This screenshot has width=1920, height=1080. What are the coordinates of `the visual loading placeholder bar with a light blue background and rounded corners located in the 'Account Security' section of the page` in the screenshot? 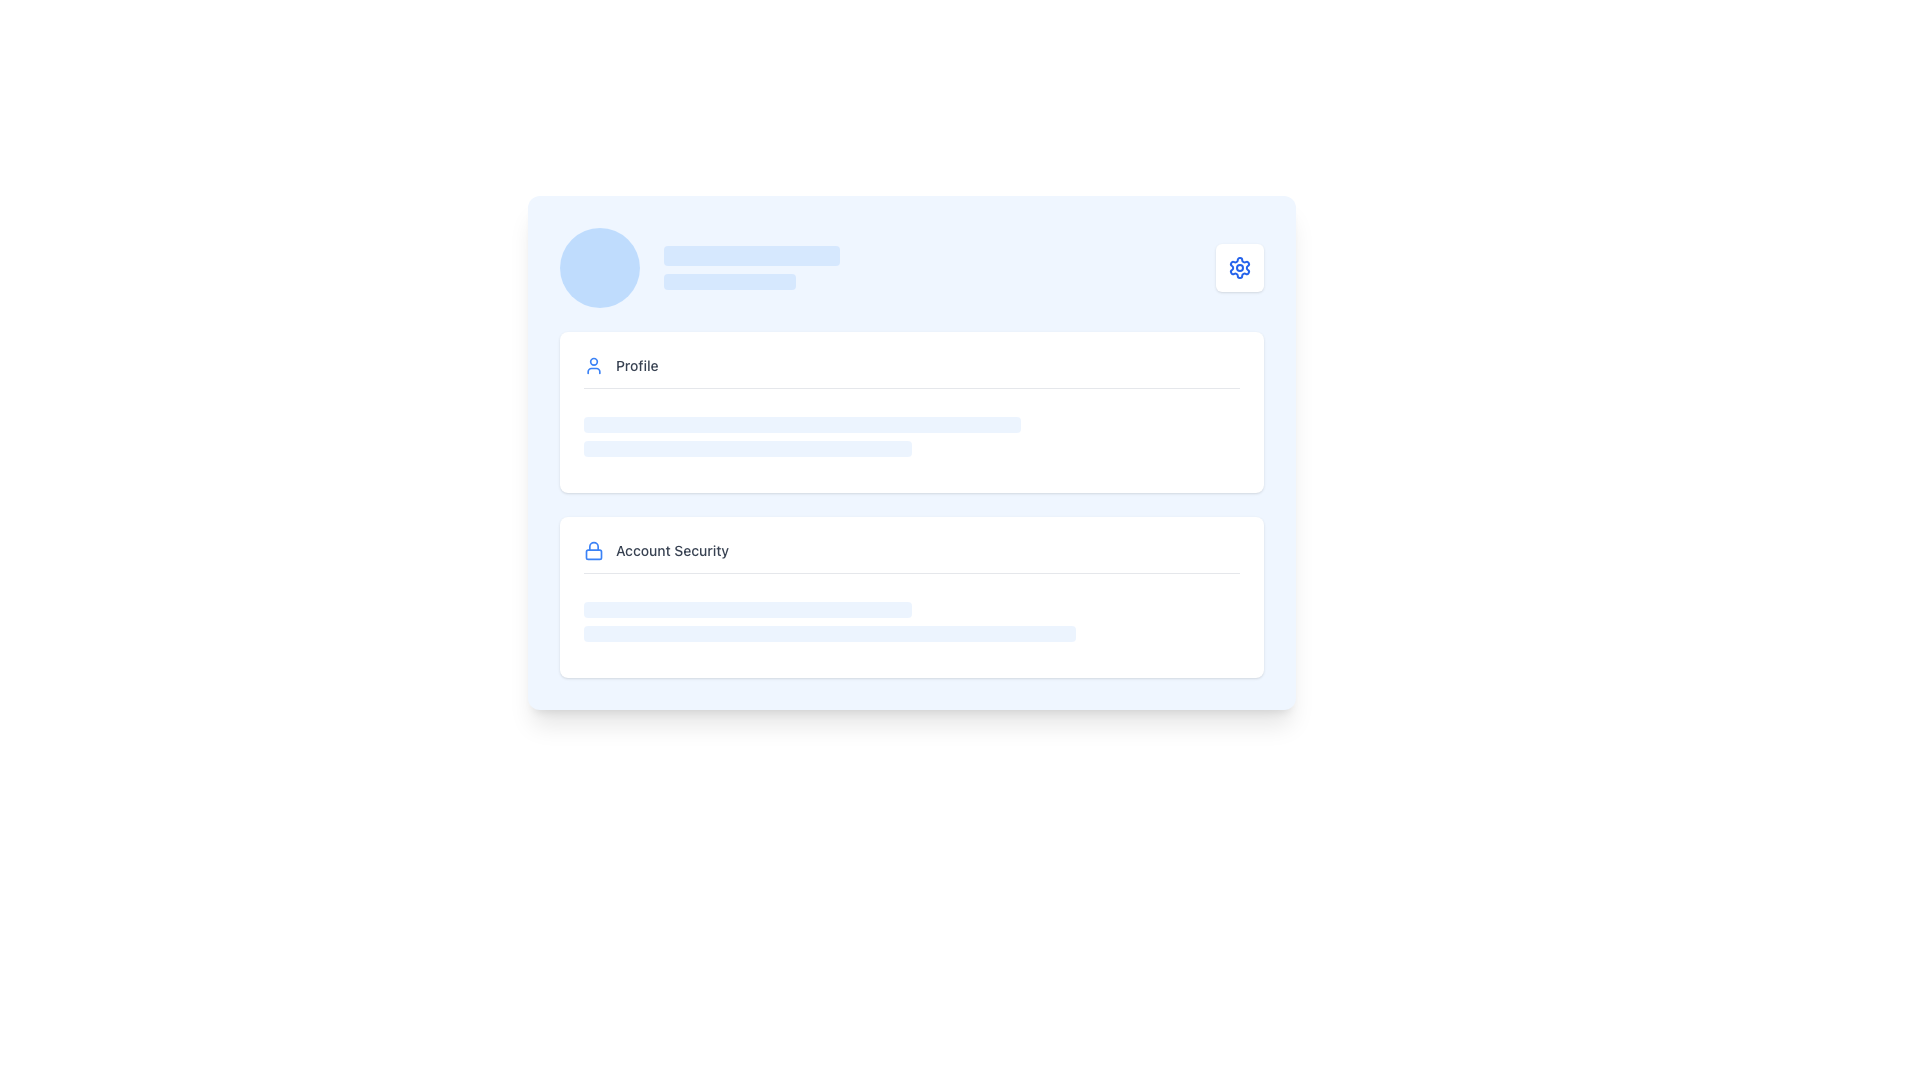 It's located at (747, 608).